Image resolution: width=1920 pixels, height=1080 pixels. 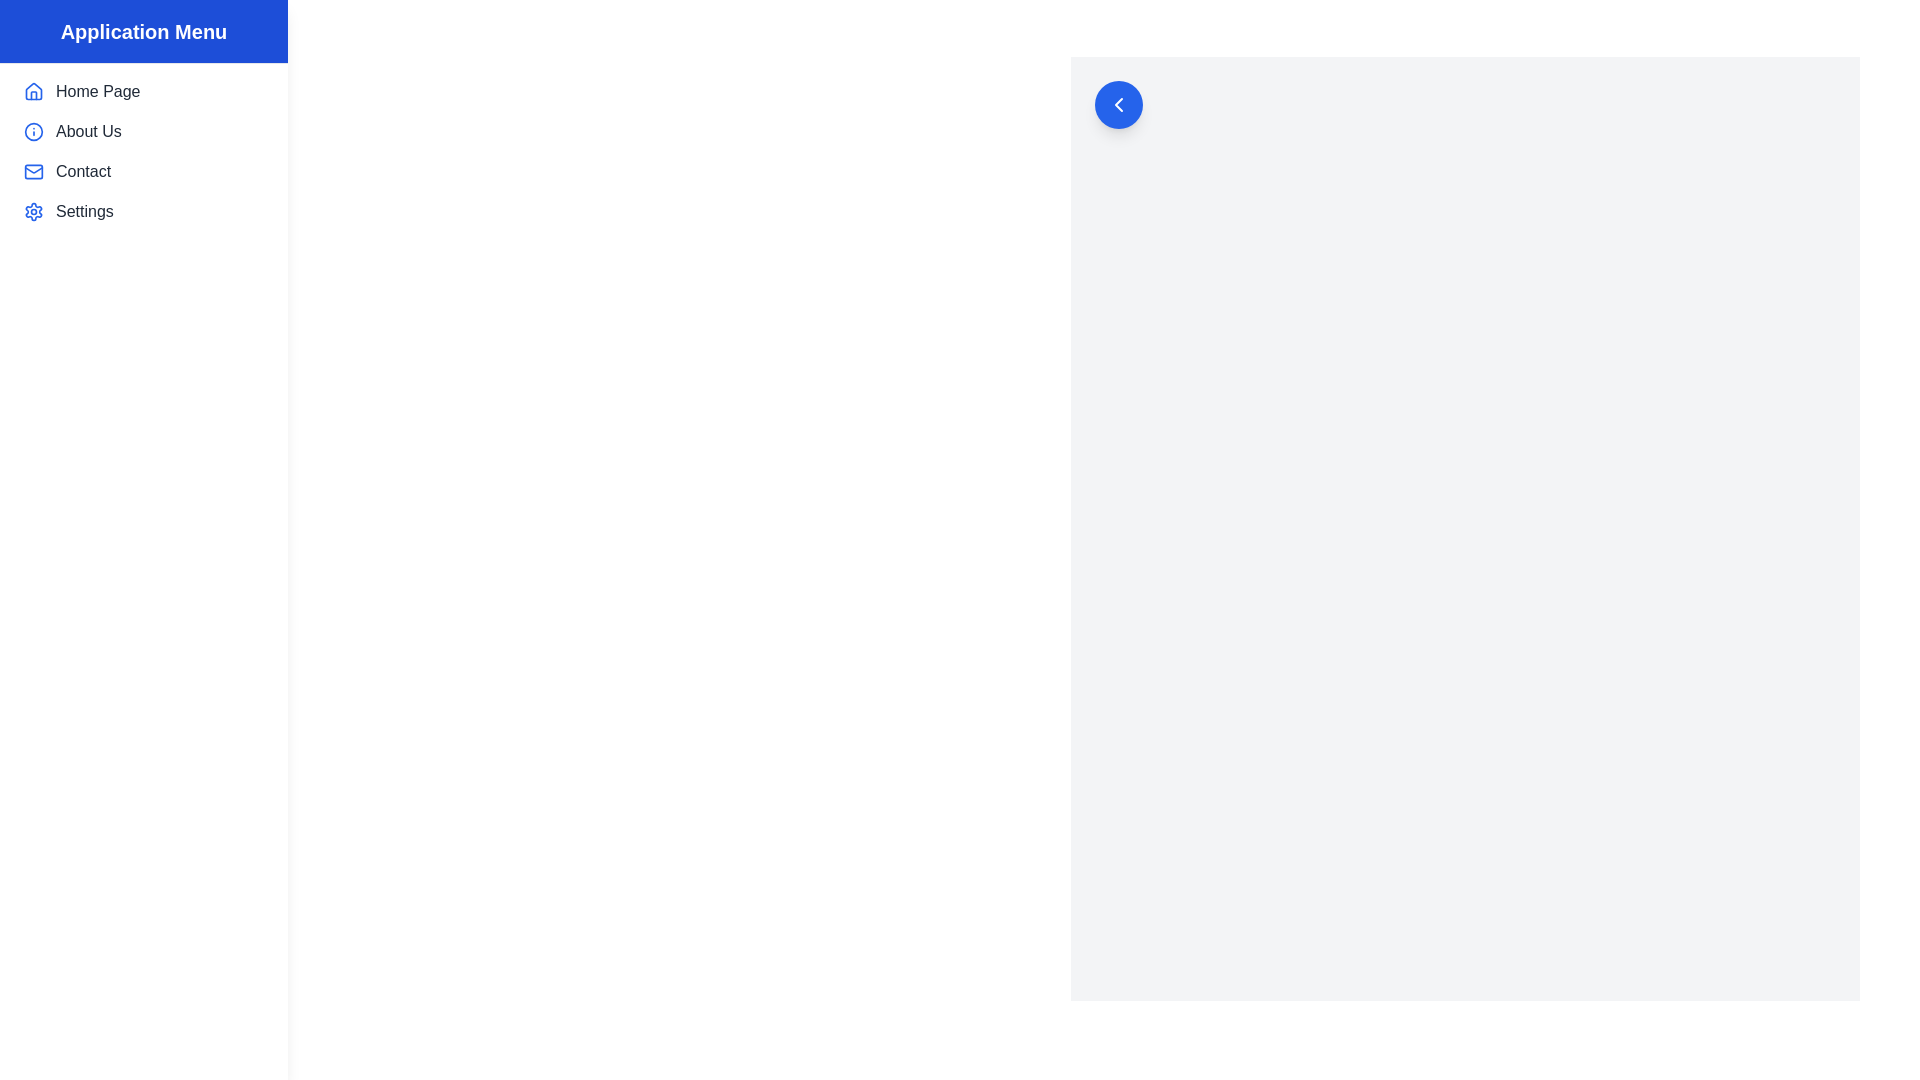 I want to click on the circle SVG shape that serves as a notification indicator within the 'About Us' menu item in the application menu on the left panel, so click(x=33, y=131).